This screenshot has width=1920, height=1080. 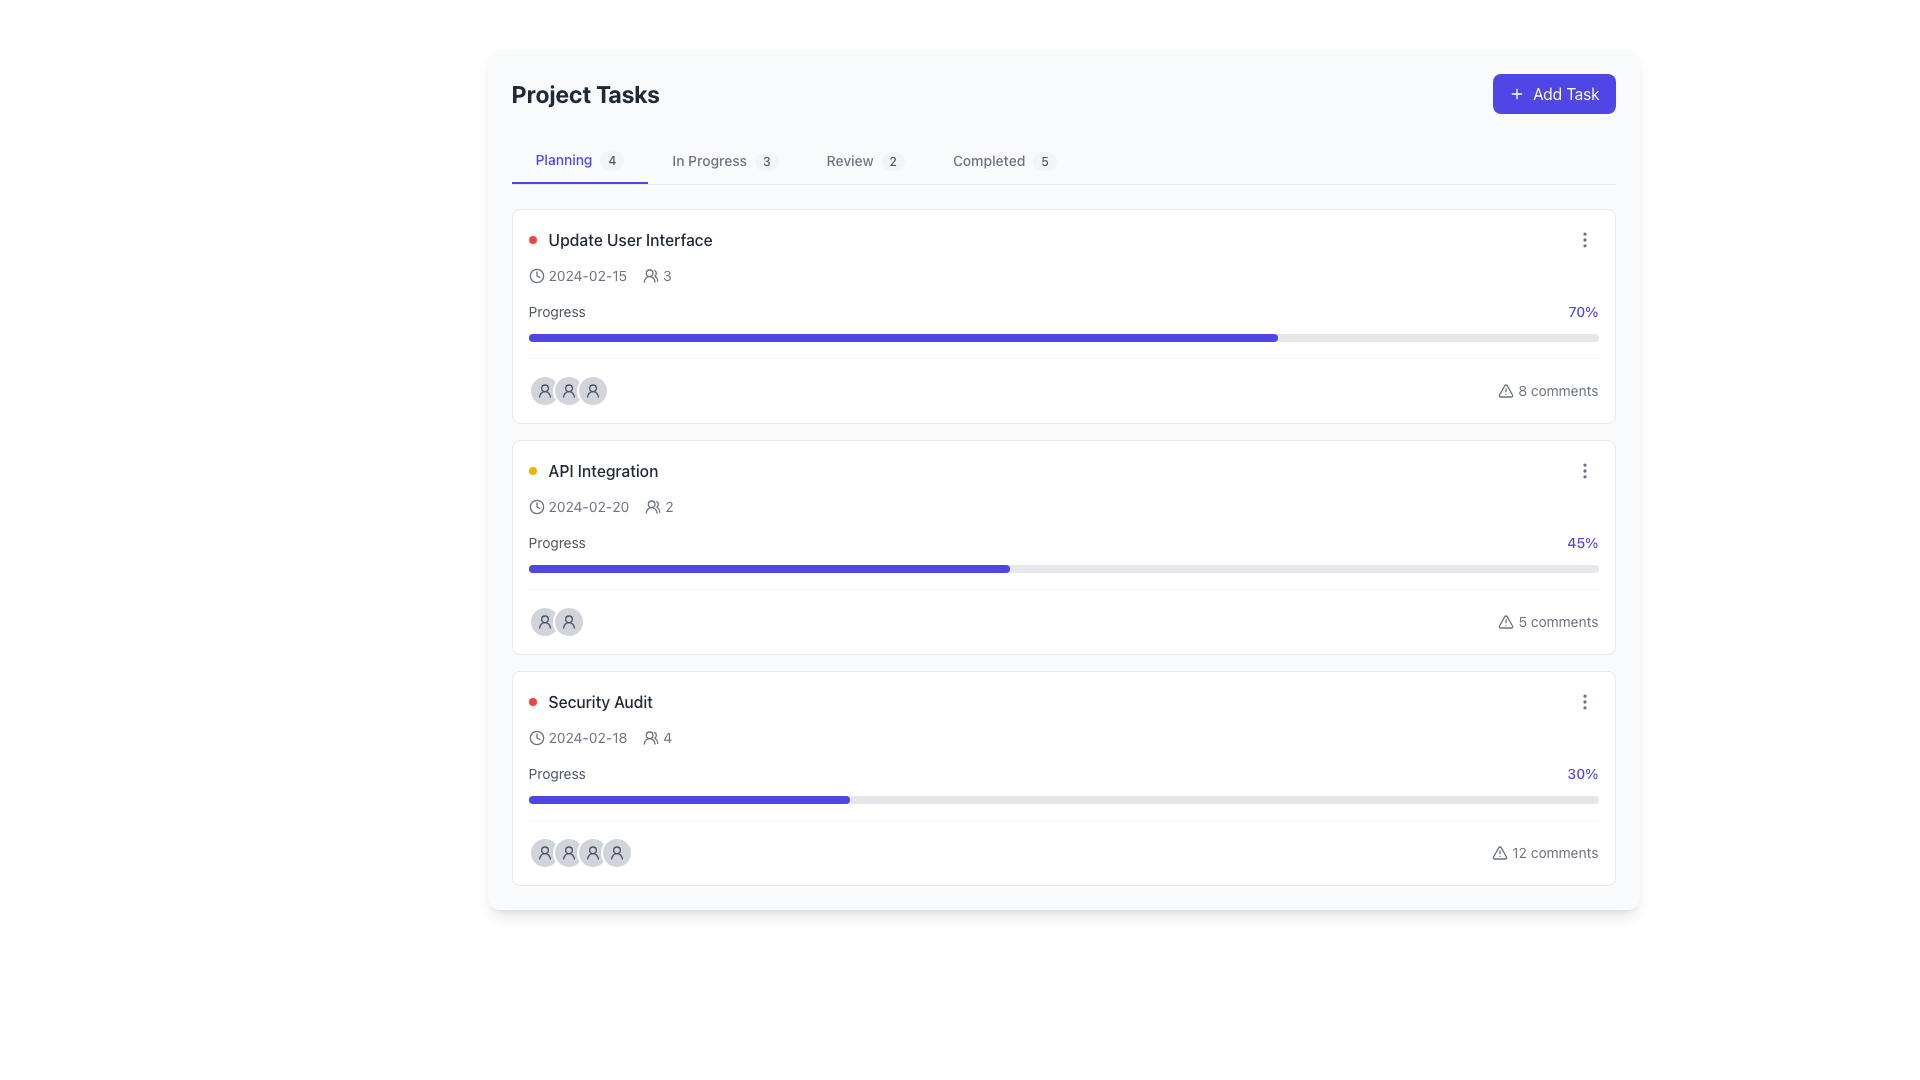 I want to click on assignments by clicking on the overlapping circular avatars representing user profile indicators for the 'API Integration' task located at the bottom-left corner of the task details, so click(x=556, y=620).